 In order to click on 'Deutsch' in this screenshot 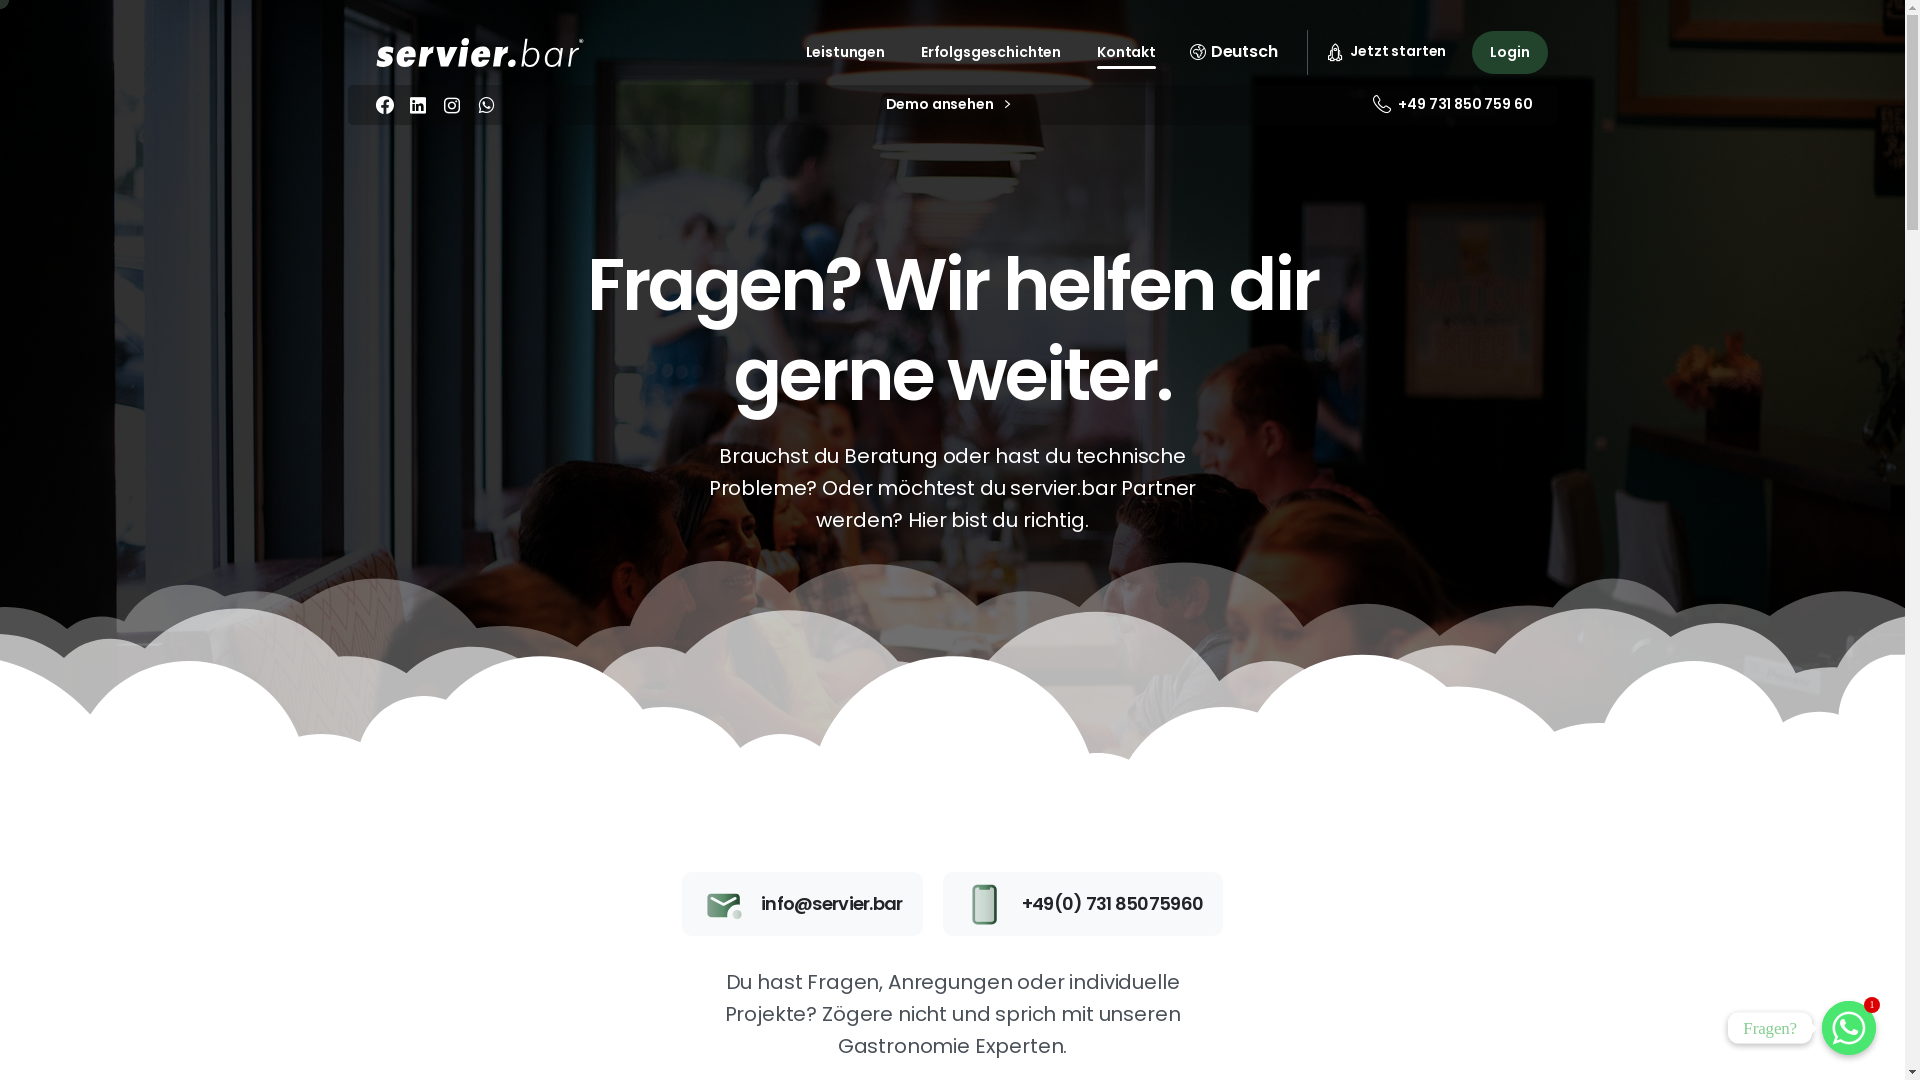, I will do `click(1232, 51)`.